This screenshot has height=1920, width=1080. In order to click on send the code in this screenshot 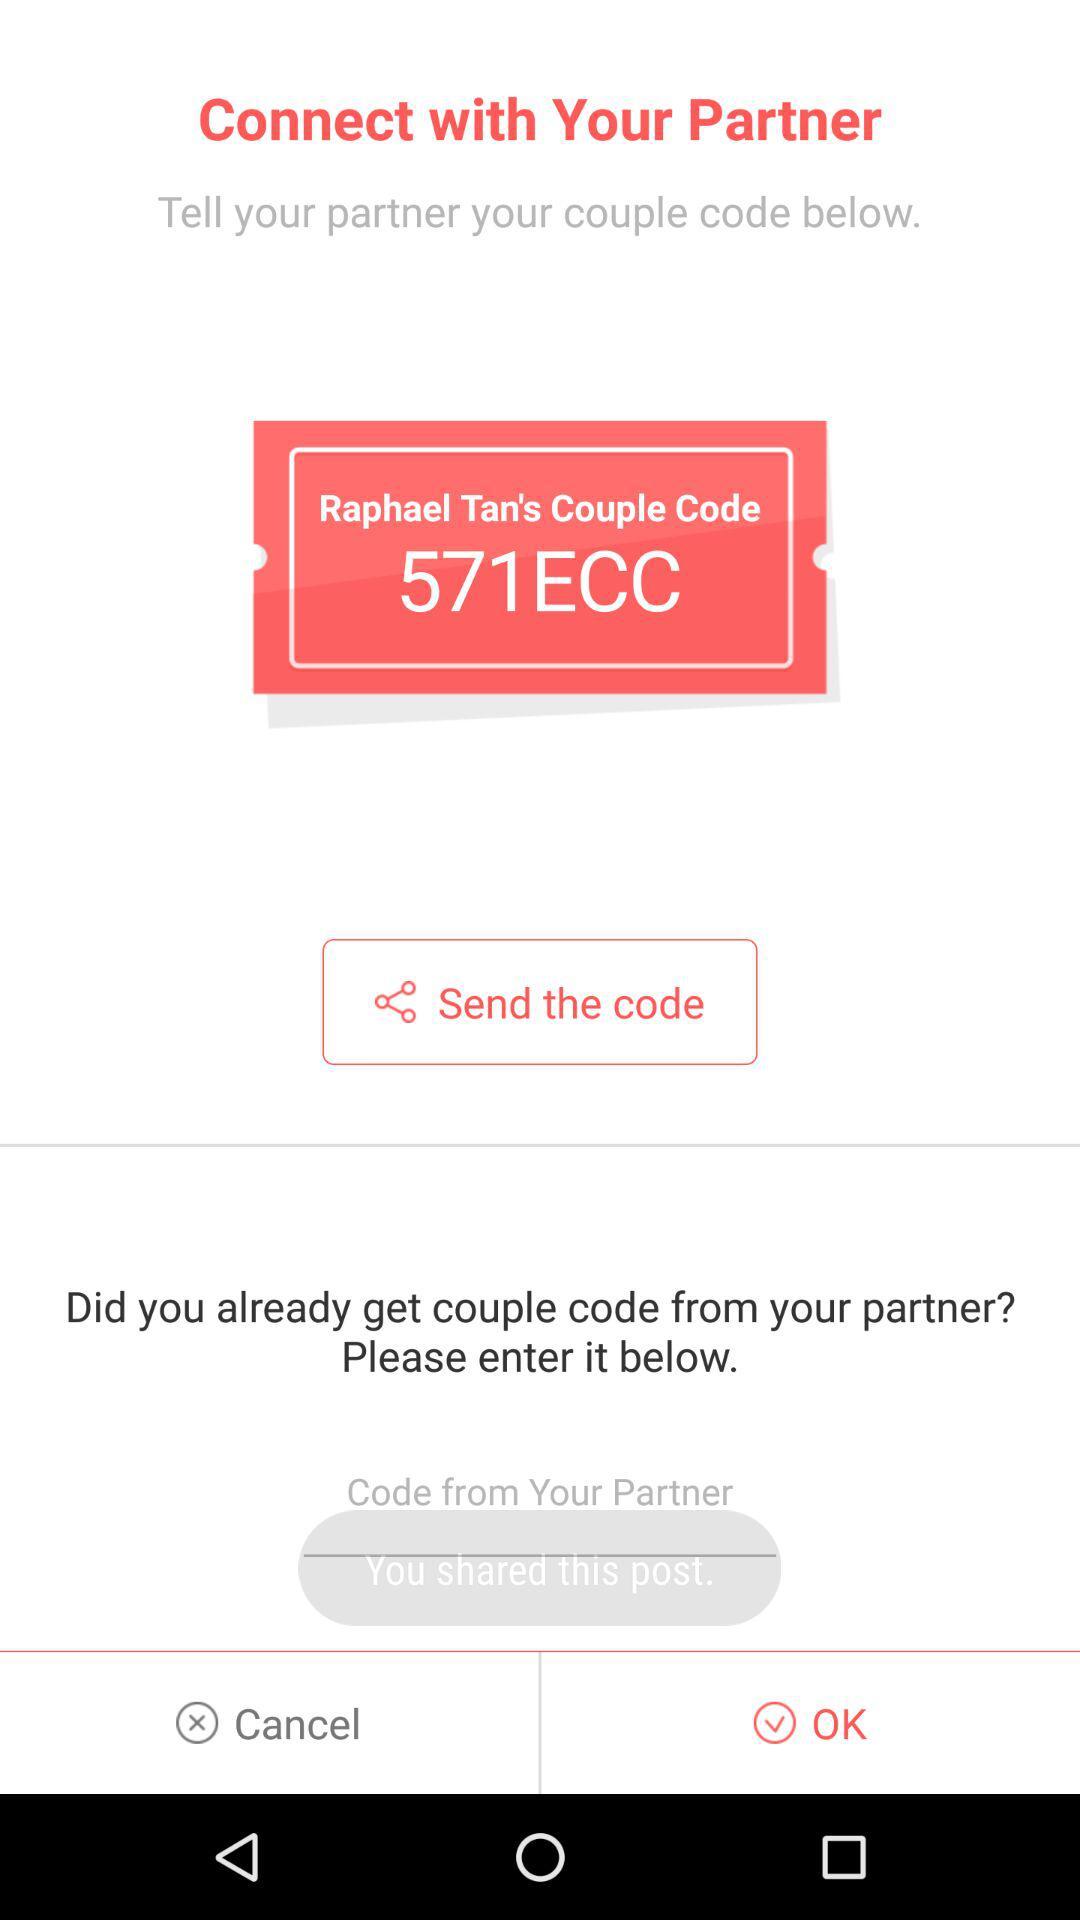, I will do `click(540, 1002)`.